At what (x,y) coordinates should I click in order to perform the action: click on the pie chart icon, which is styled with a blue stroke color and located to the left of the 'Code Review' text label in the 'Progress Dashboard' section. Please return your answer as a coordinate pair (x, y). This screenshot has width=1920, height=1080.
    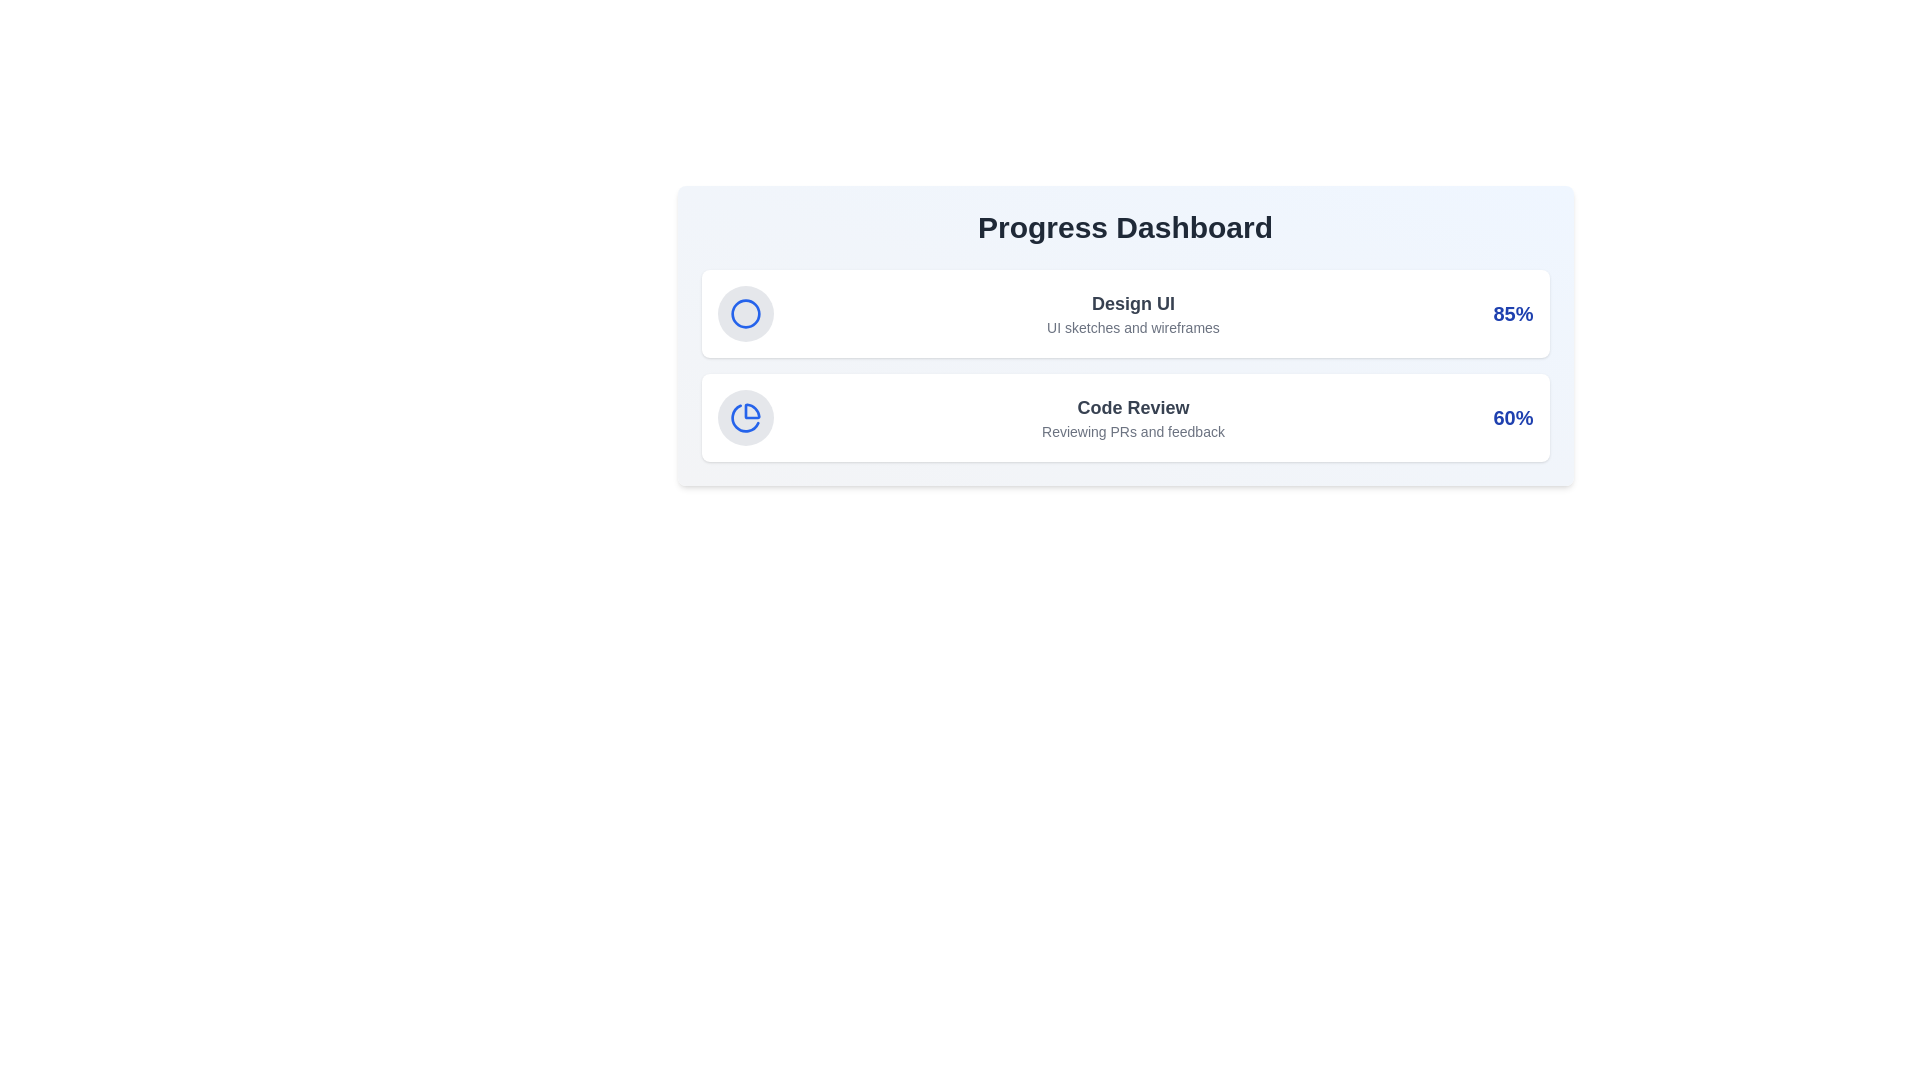
    Looking at the image, I should click on (744, 416).